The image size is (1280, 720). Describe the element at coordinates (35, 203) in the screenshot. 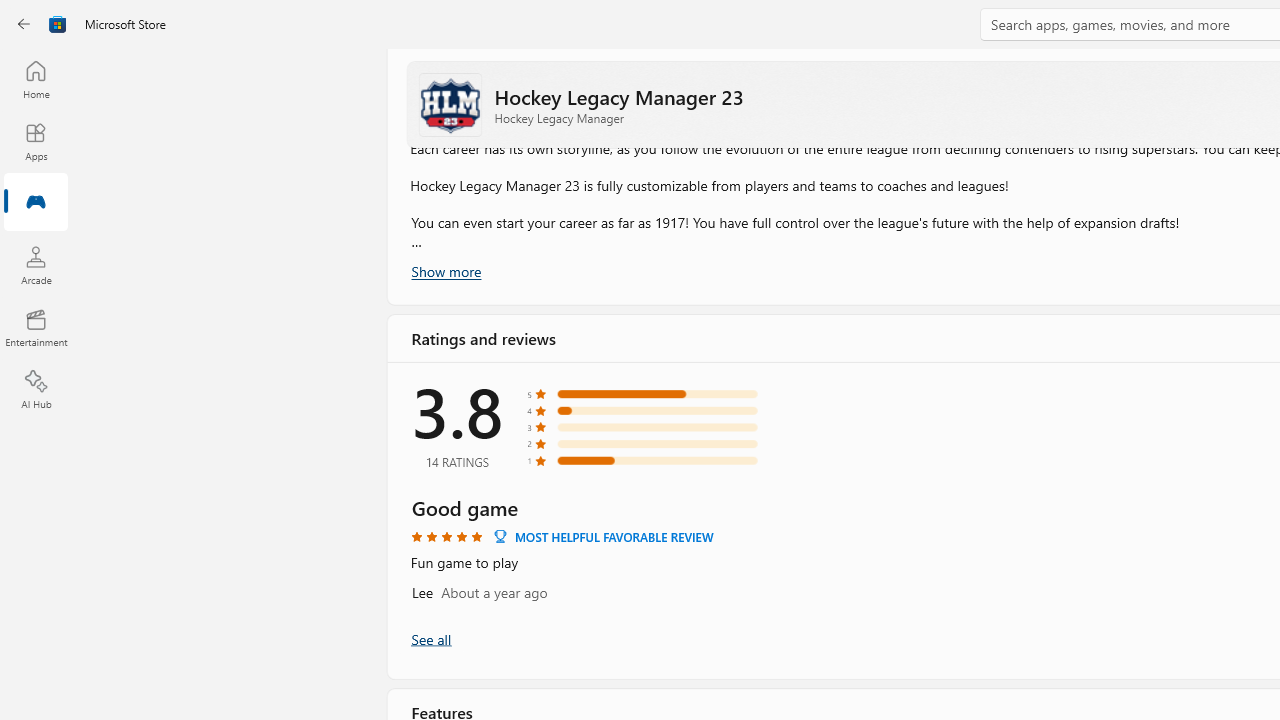

I see `'Gaming'` at that location.